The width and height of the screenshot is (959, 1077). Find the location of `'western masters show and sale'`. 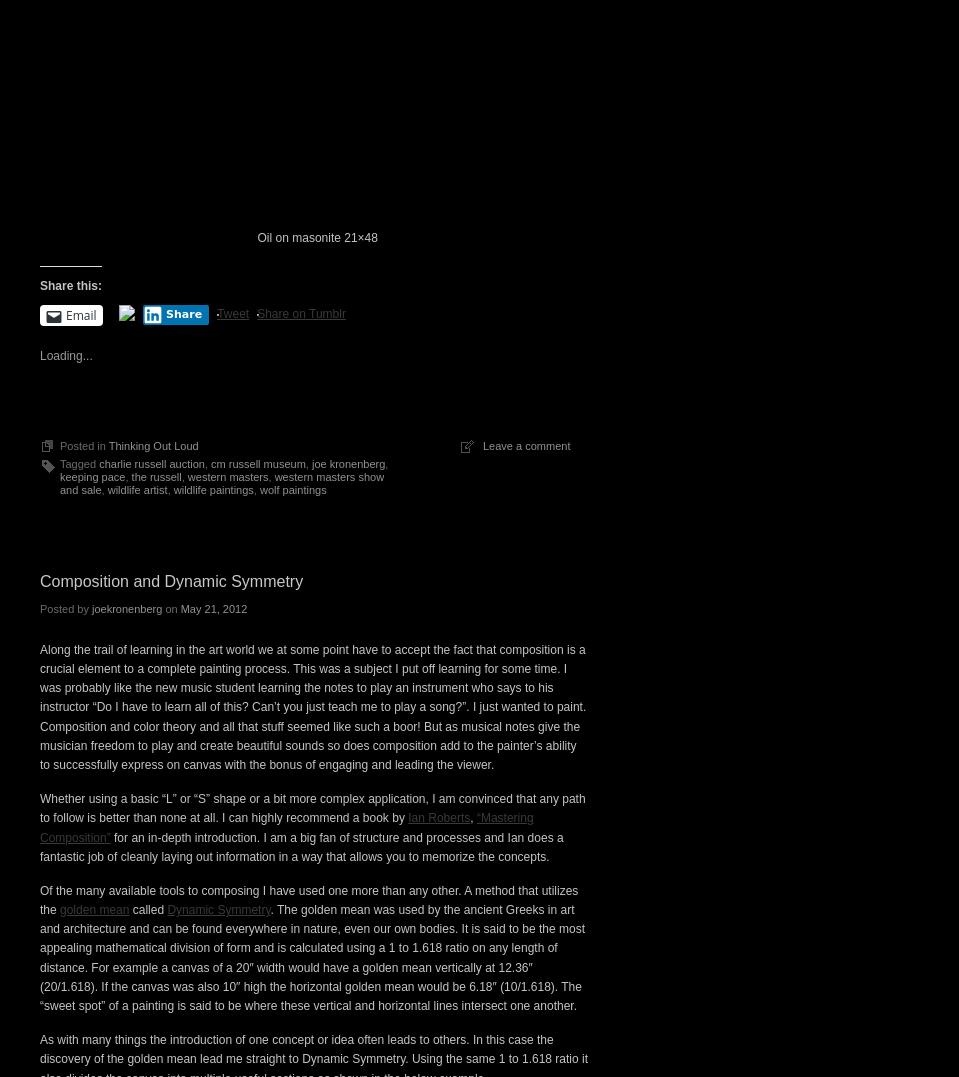

'western masters show and sale' is located at coordinates (222, 829).